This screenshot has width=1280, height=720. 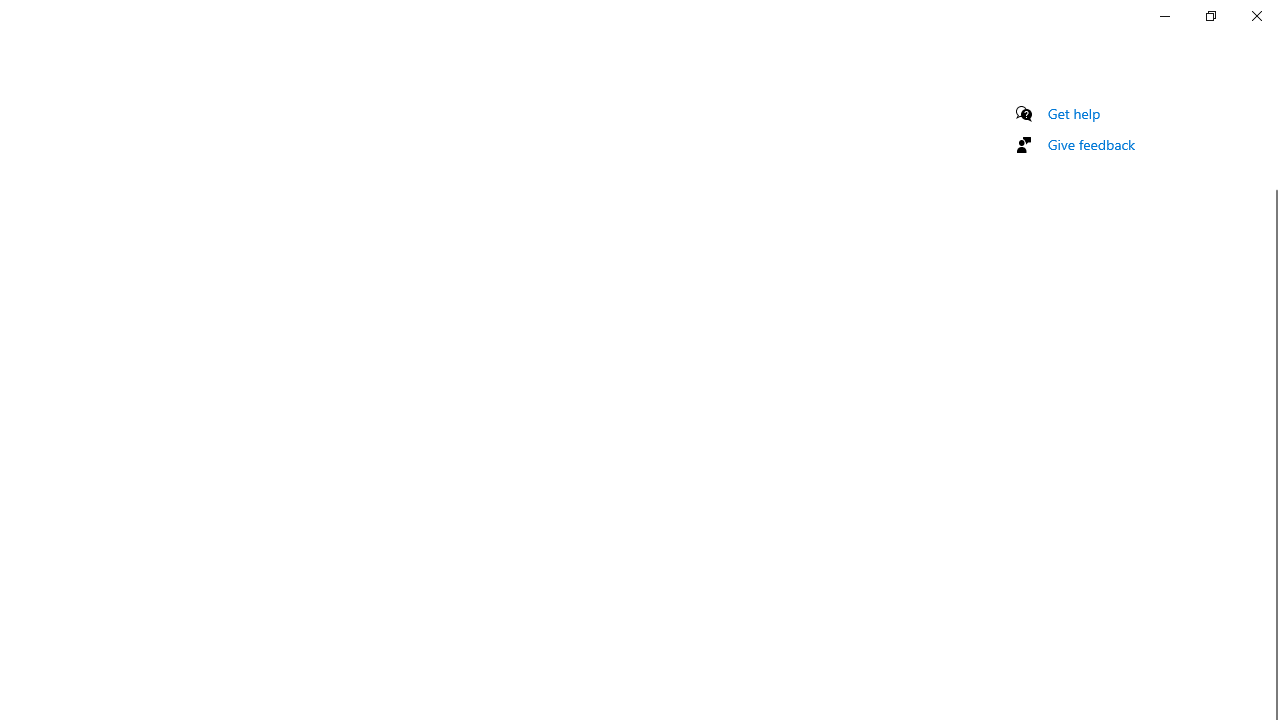 I want to click on 'Give feedback', so click(x=1090, y=143).